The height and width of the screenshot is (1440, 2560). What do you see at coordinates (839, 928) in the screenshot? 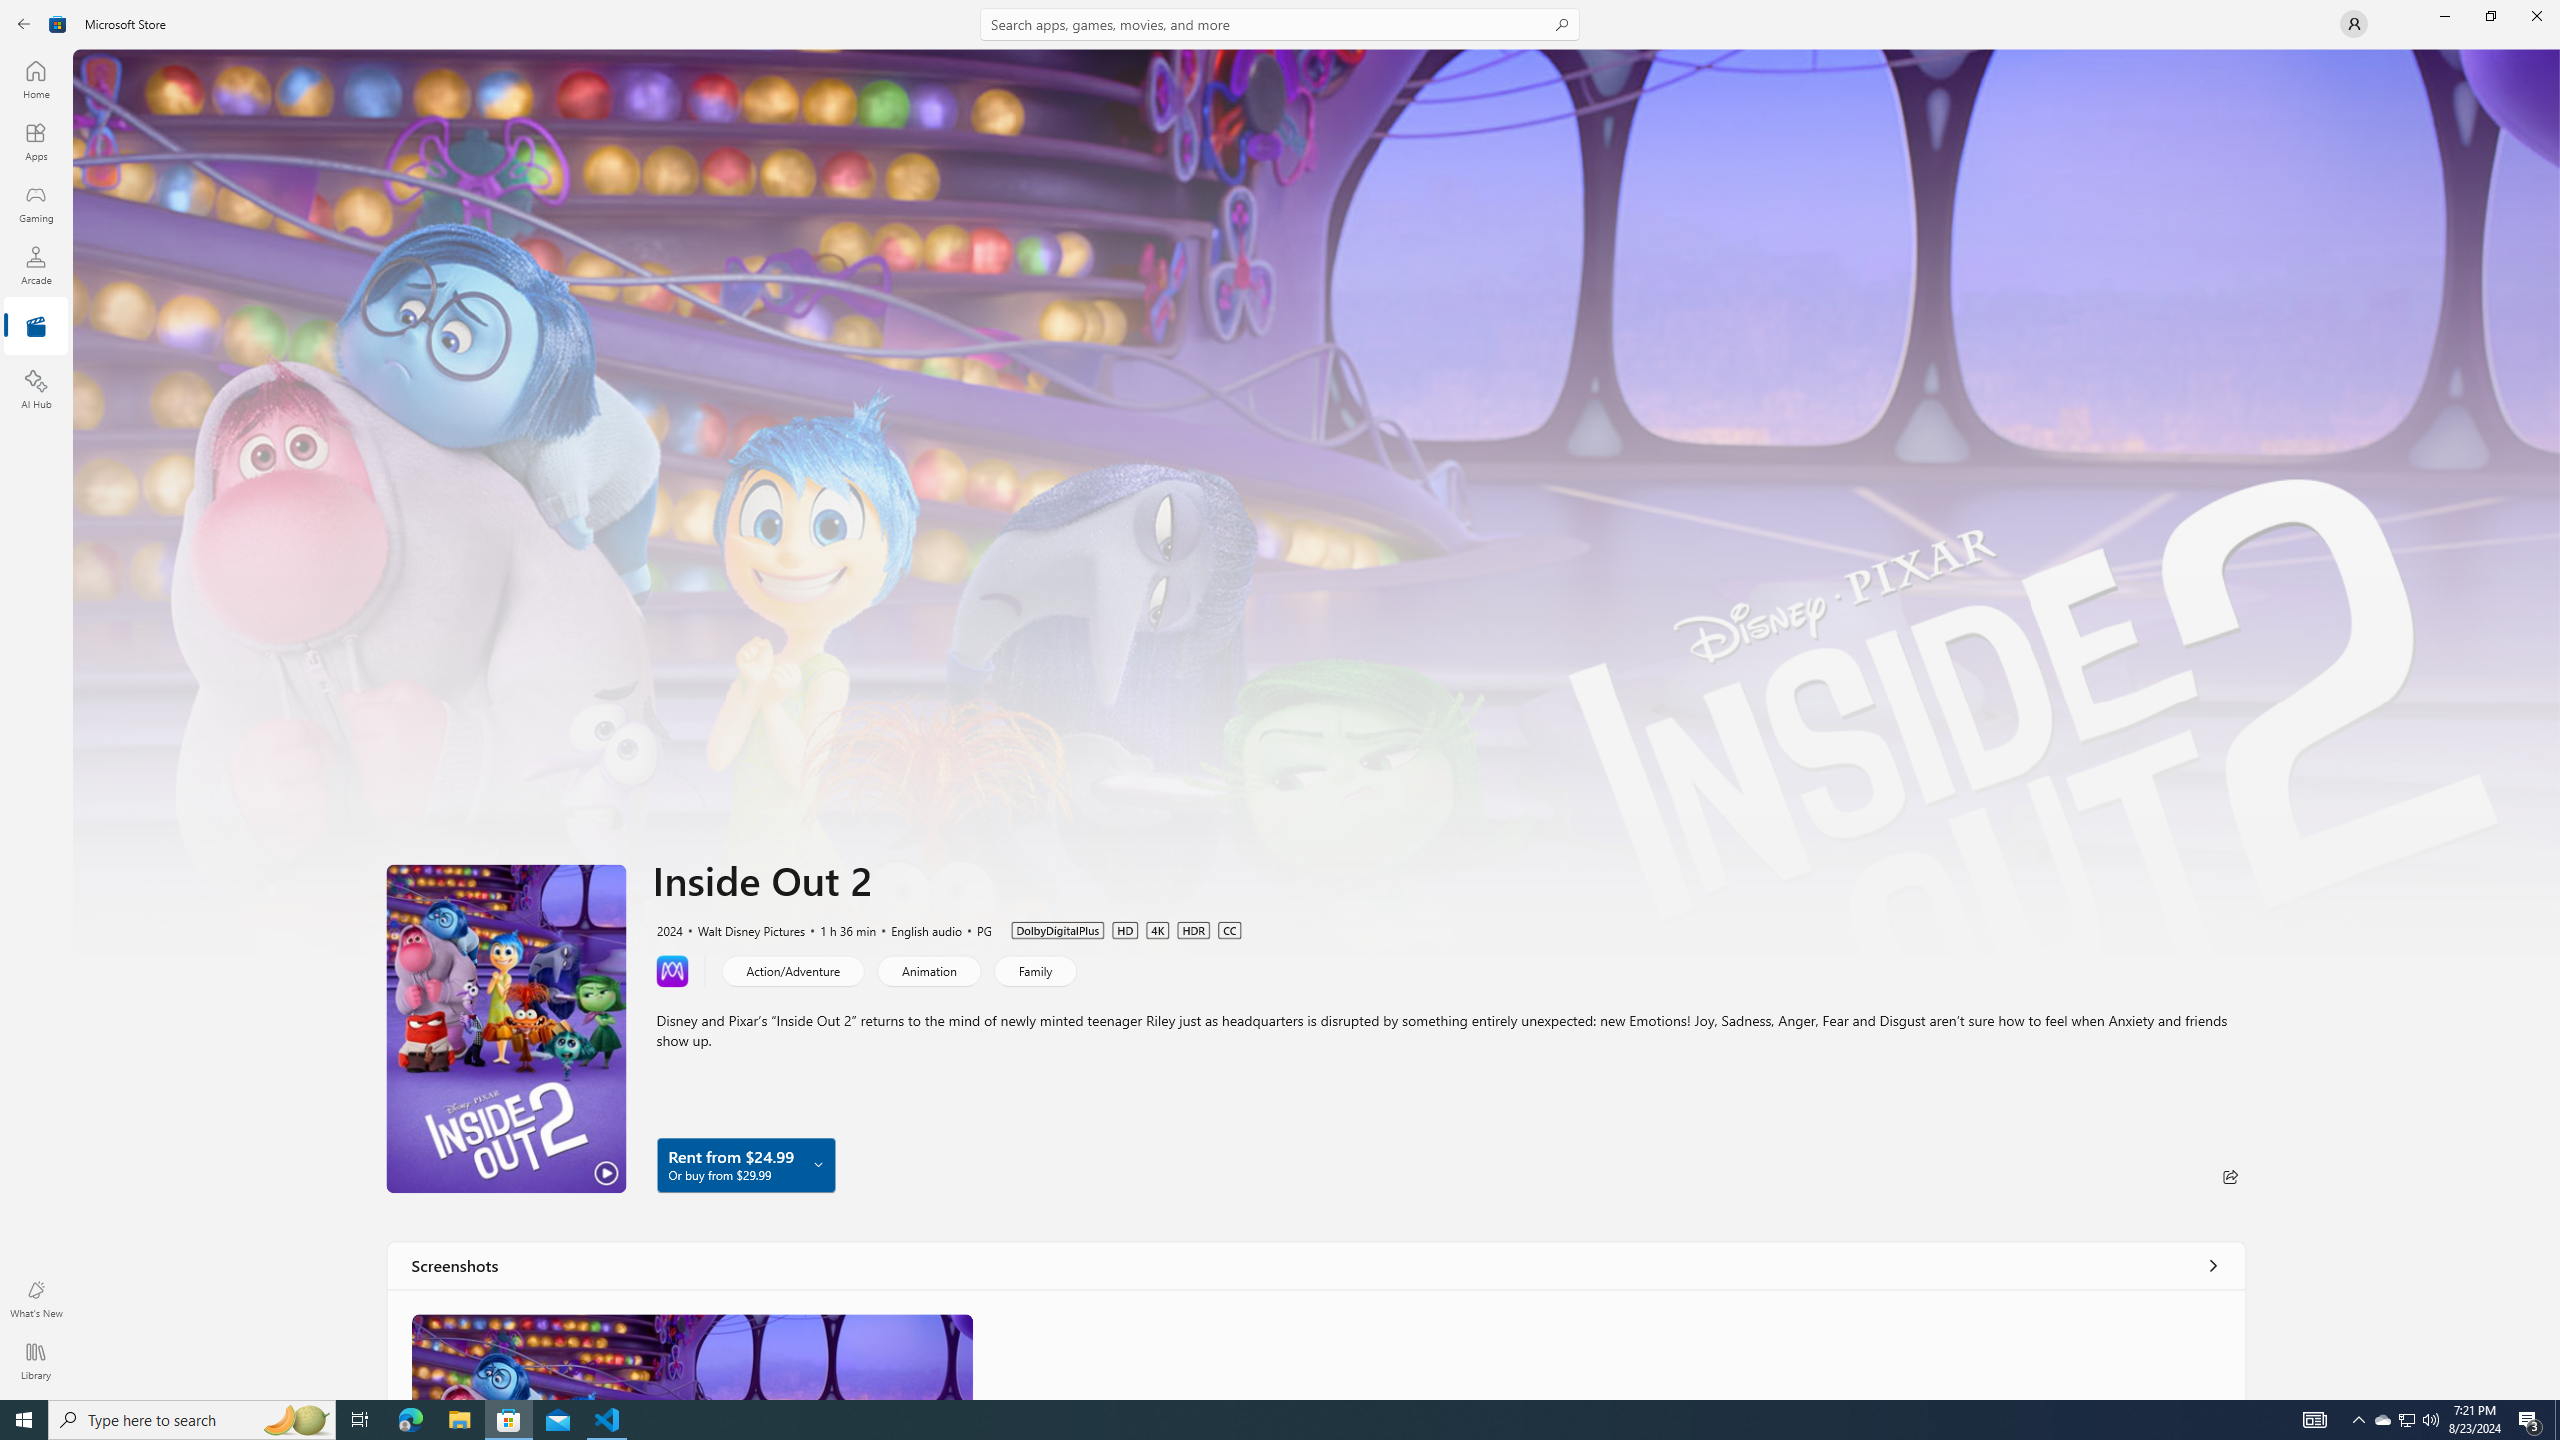
I see `'1 h 36 min'` at bounding box center [839, 928].